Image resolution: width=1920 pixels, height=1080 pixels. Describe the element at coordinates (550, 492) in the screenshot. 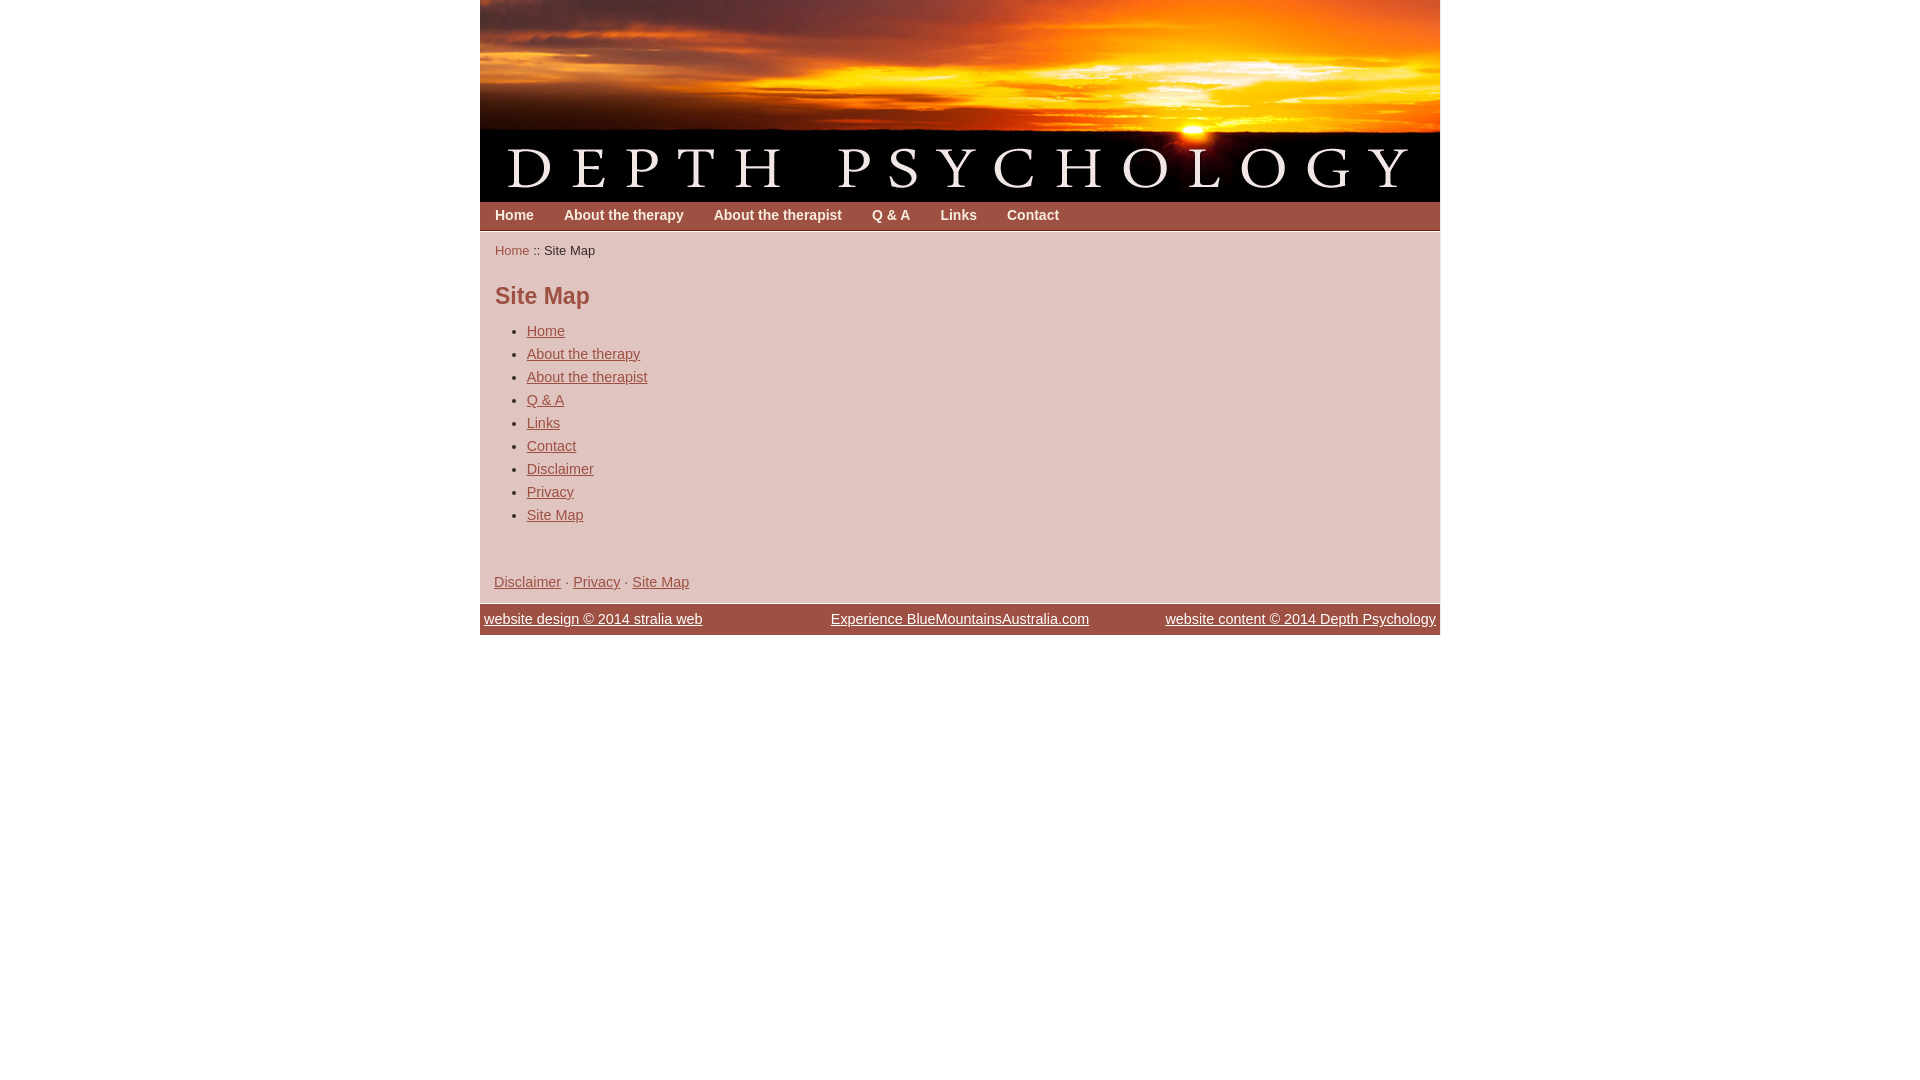

I see `'Privacy'` at that location.